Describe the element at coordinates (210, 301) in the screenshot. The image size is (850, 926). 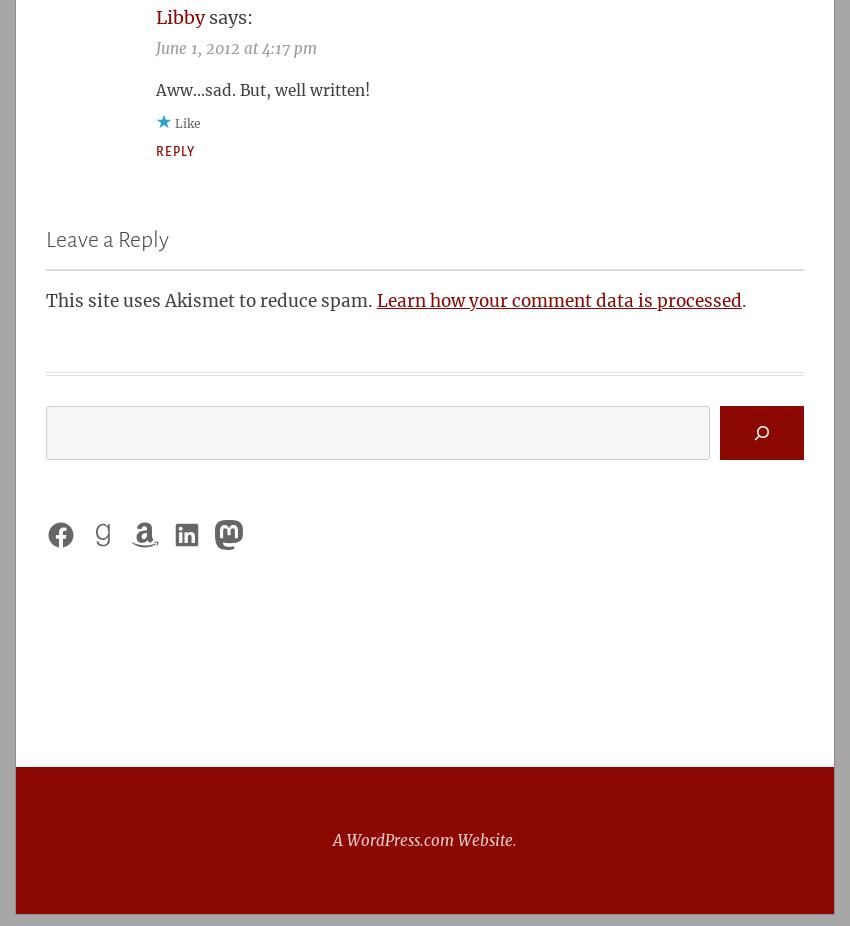
I see `'This site uses Akismet to reduce spam.'` at that location.